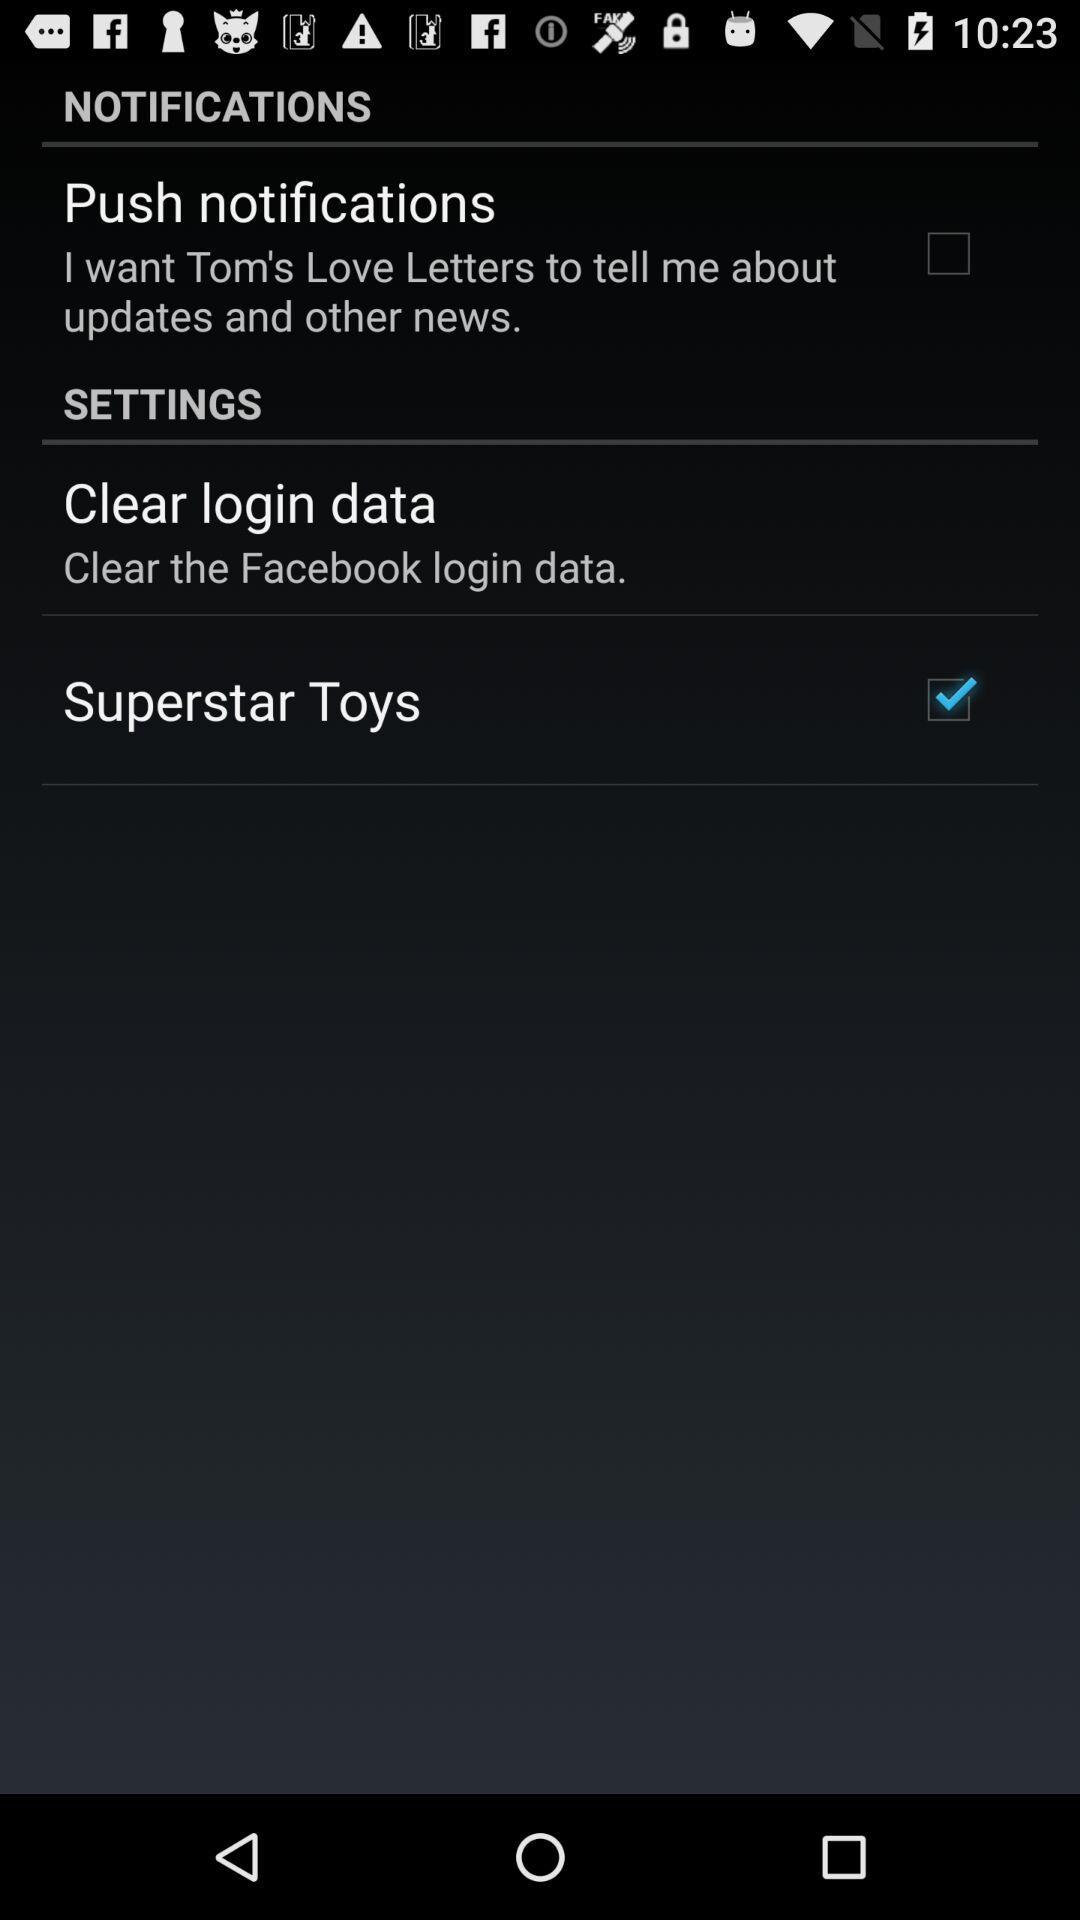 Image resolution: width=1080 pixels, height=1920 pixels. Describe the element at coordinates (241, 699) in the screenshot. I see `the superstar toys app` at that location.